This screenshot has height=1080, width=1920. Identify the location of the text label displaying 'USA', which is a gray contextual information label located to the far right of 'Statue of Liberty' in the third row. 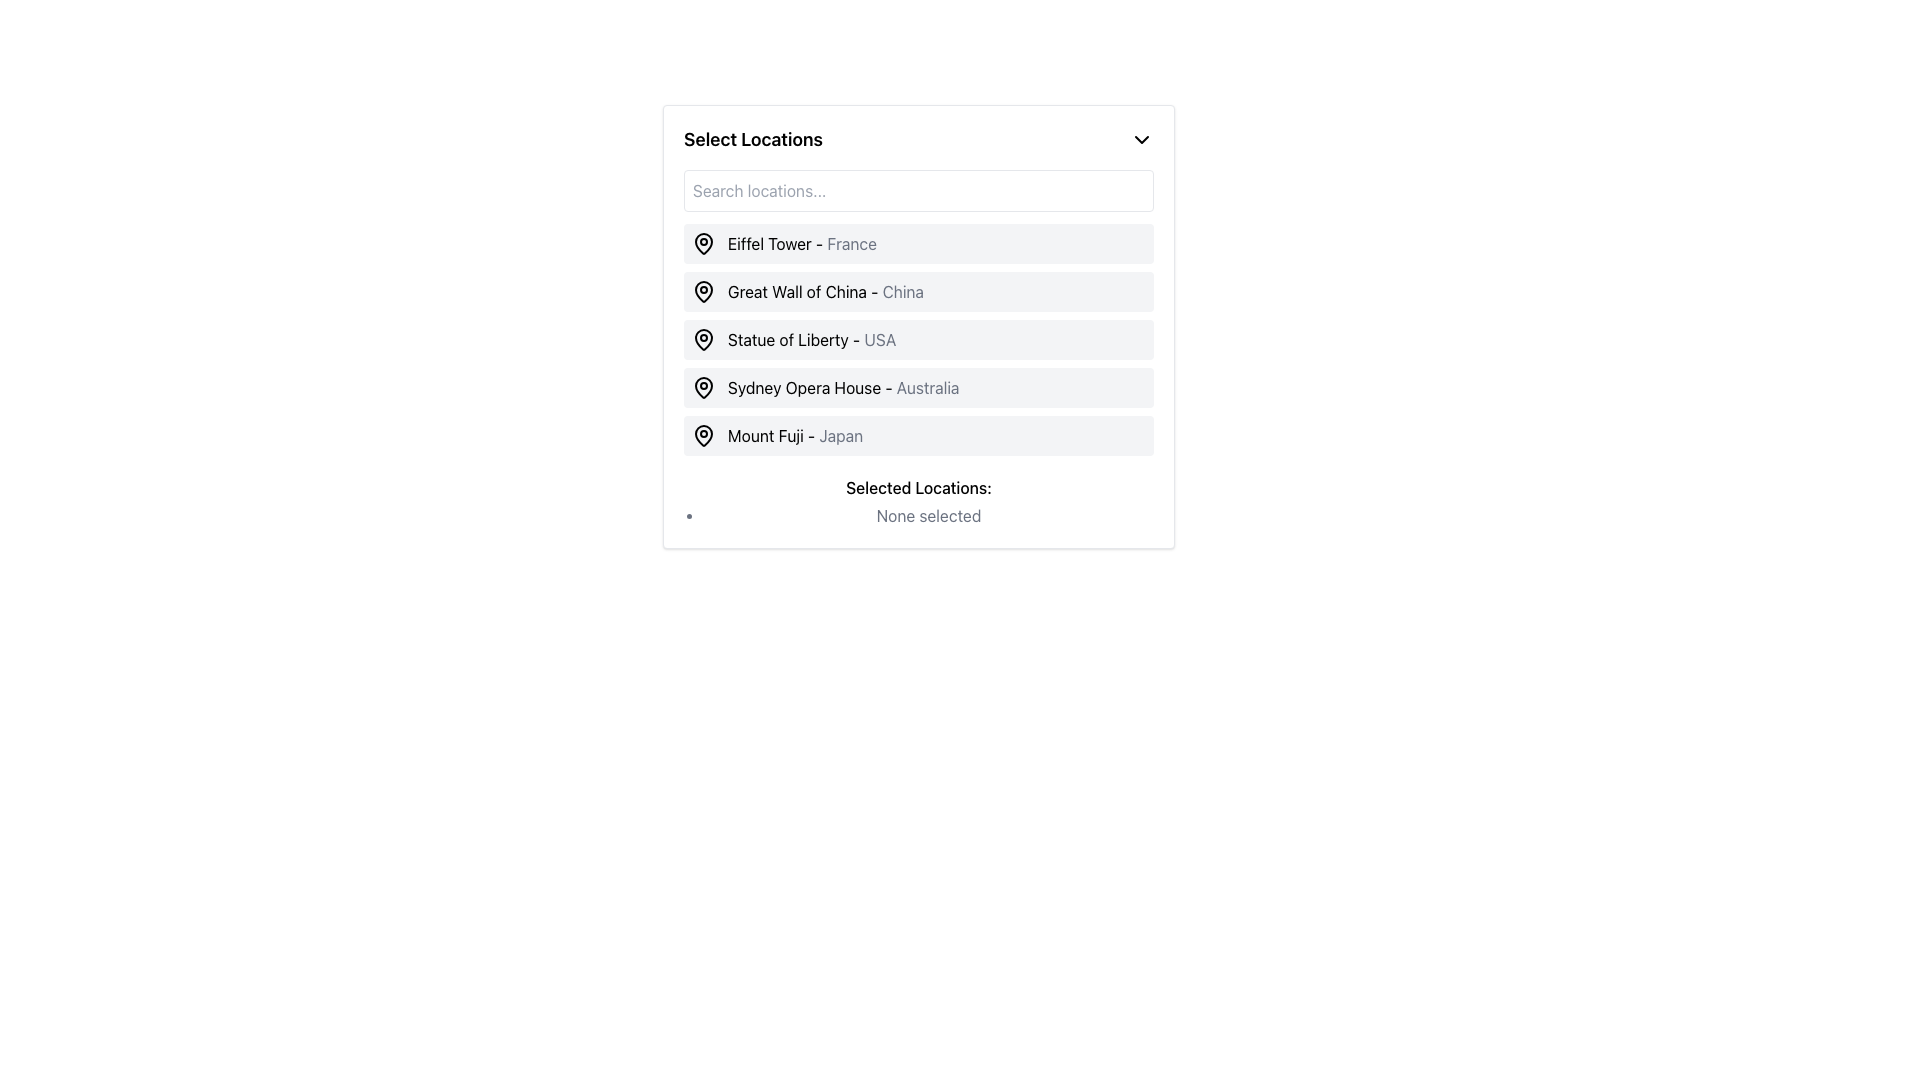
(880, 338).